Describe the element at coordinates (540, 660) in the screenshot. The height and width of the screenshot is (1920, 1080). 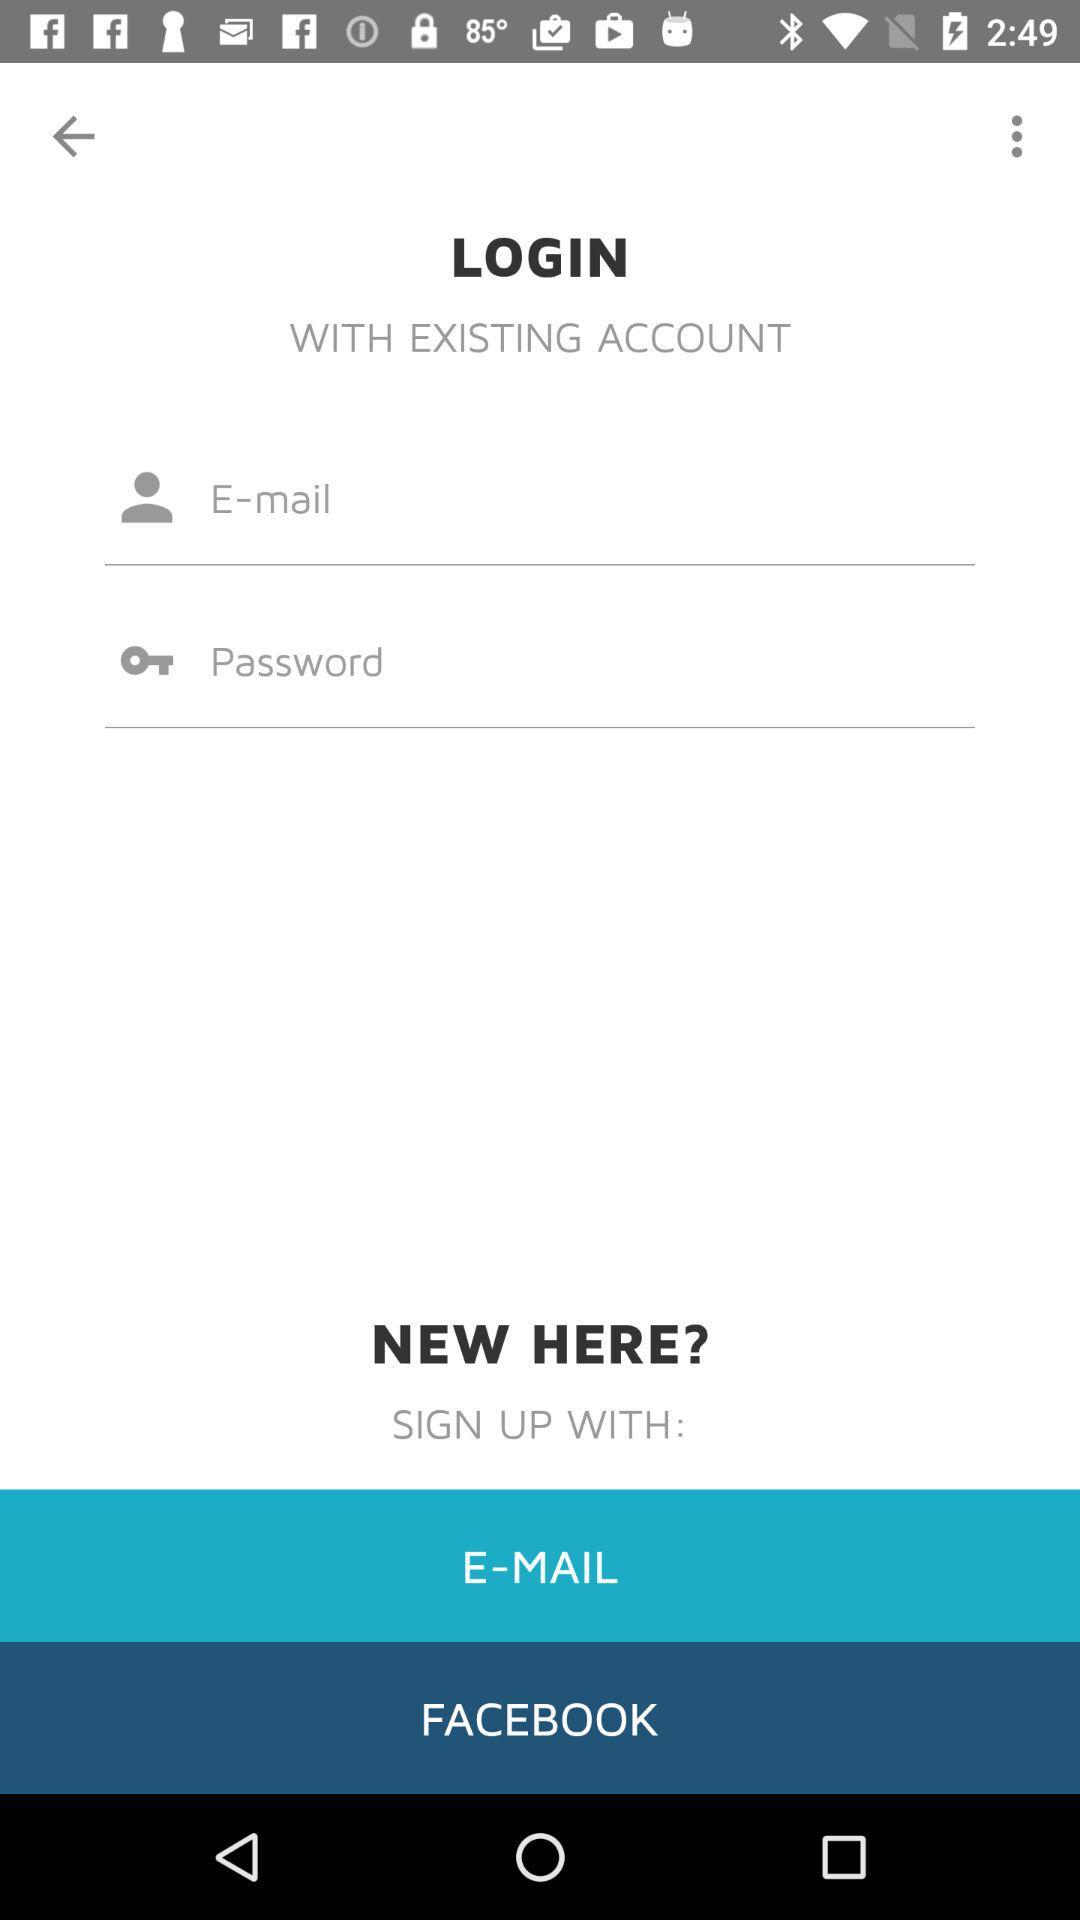
I see `the item above new here? icon` at that location.